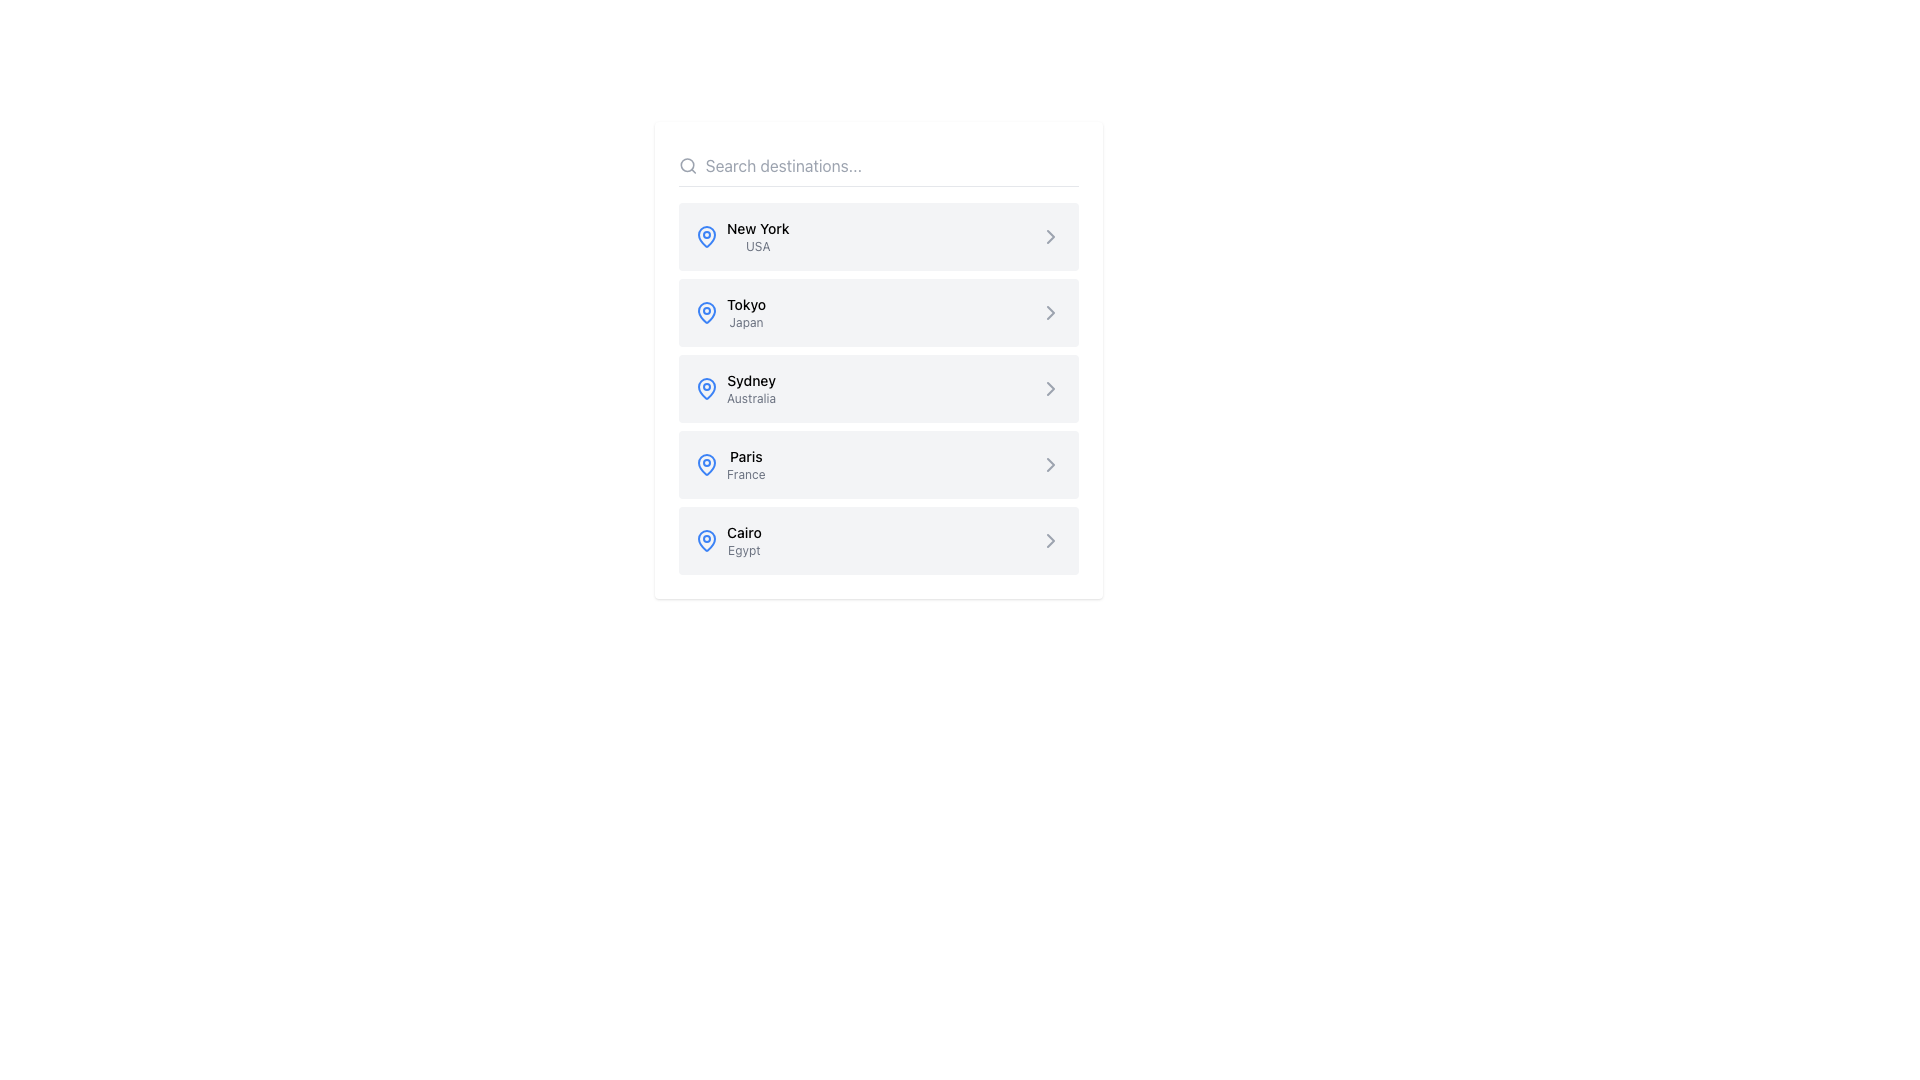 Image resolution: width=1920 pixels, height=1080 pixels. I want to click on the text label displaying 'Tokyo', which is located in the second row of destination cards, above the smaller label 'Japan', and to the right of a blue map pin icon, so click(745, 304).